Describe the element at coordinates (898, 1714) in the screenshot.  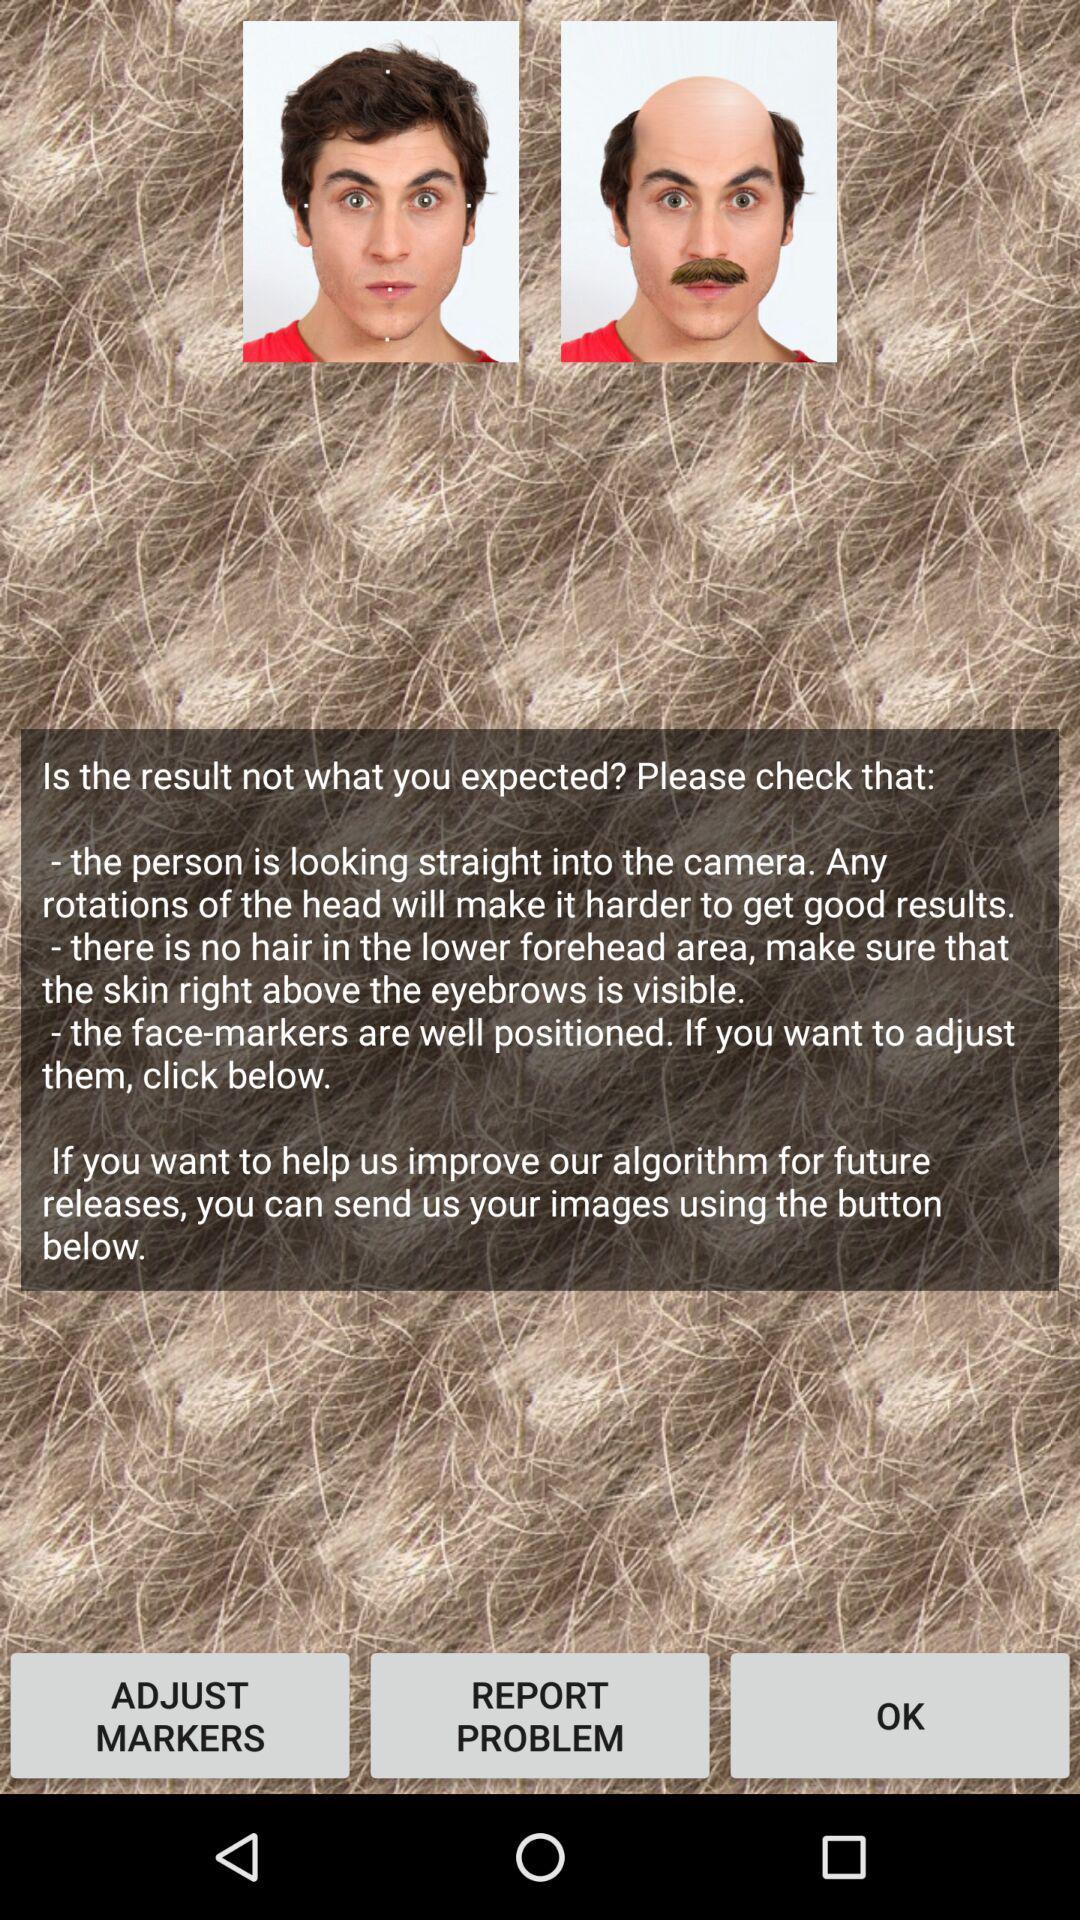
I see `the icon below the is the result item` at that location.